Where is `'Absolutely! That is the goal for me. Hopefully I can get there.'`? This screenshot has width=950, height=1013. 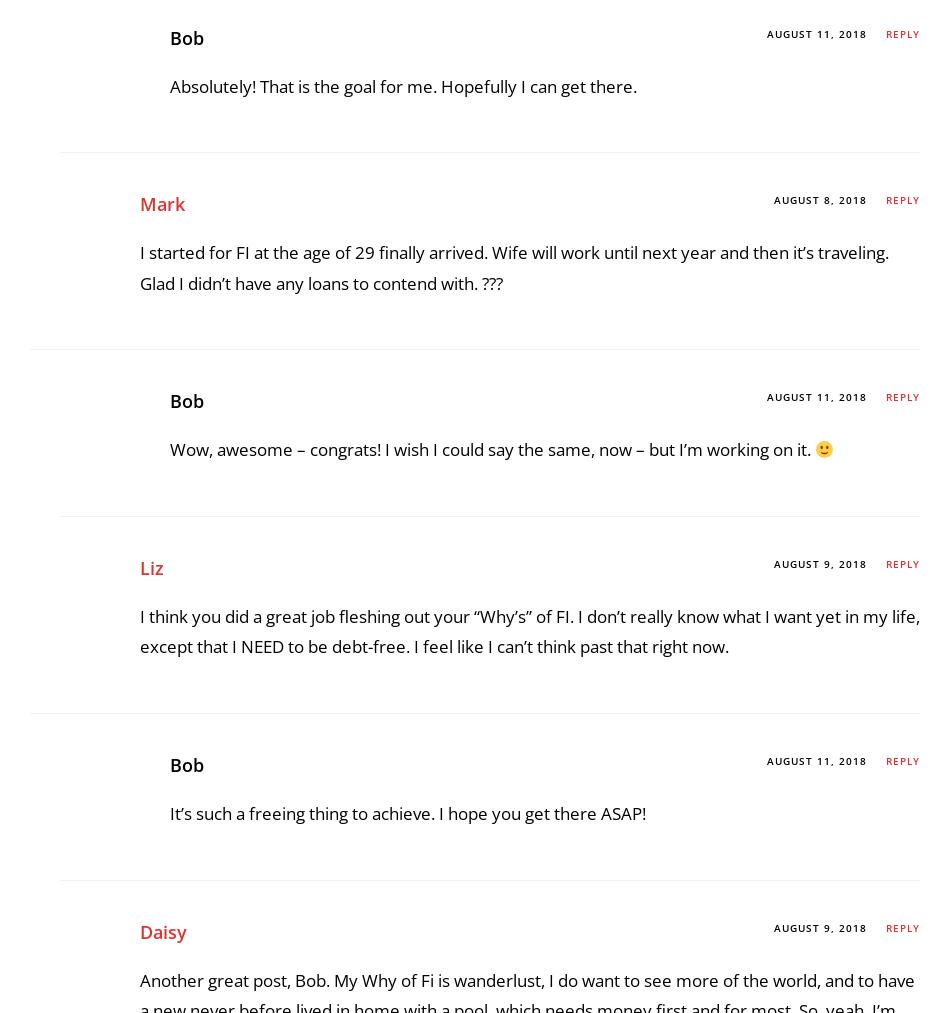
'Absolutely! That is the goal for me. Hopefully I can get there.' is located at coordinates (402, 647).